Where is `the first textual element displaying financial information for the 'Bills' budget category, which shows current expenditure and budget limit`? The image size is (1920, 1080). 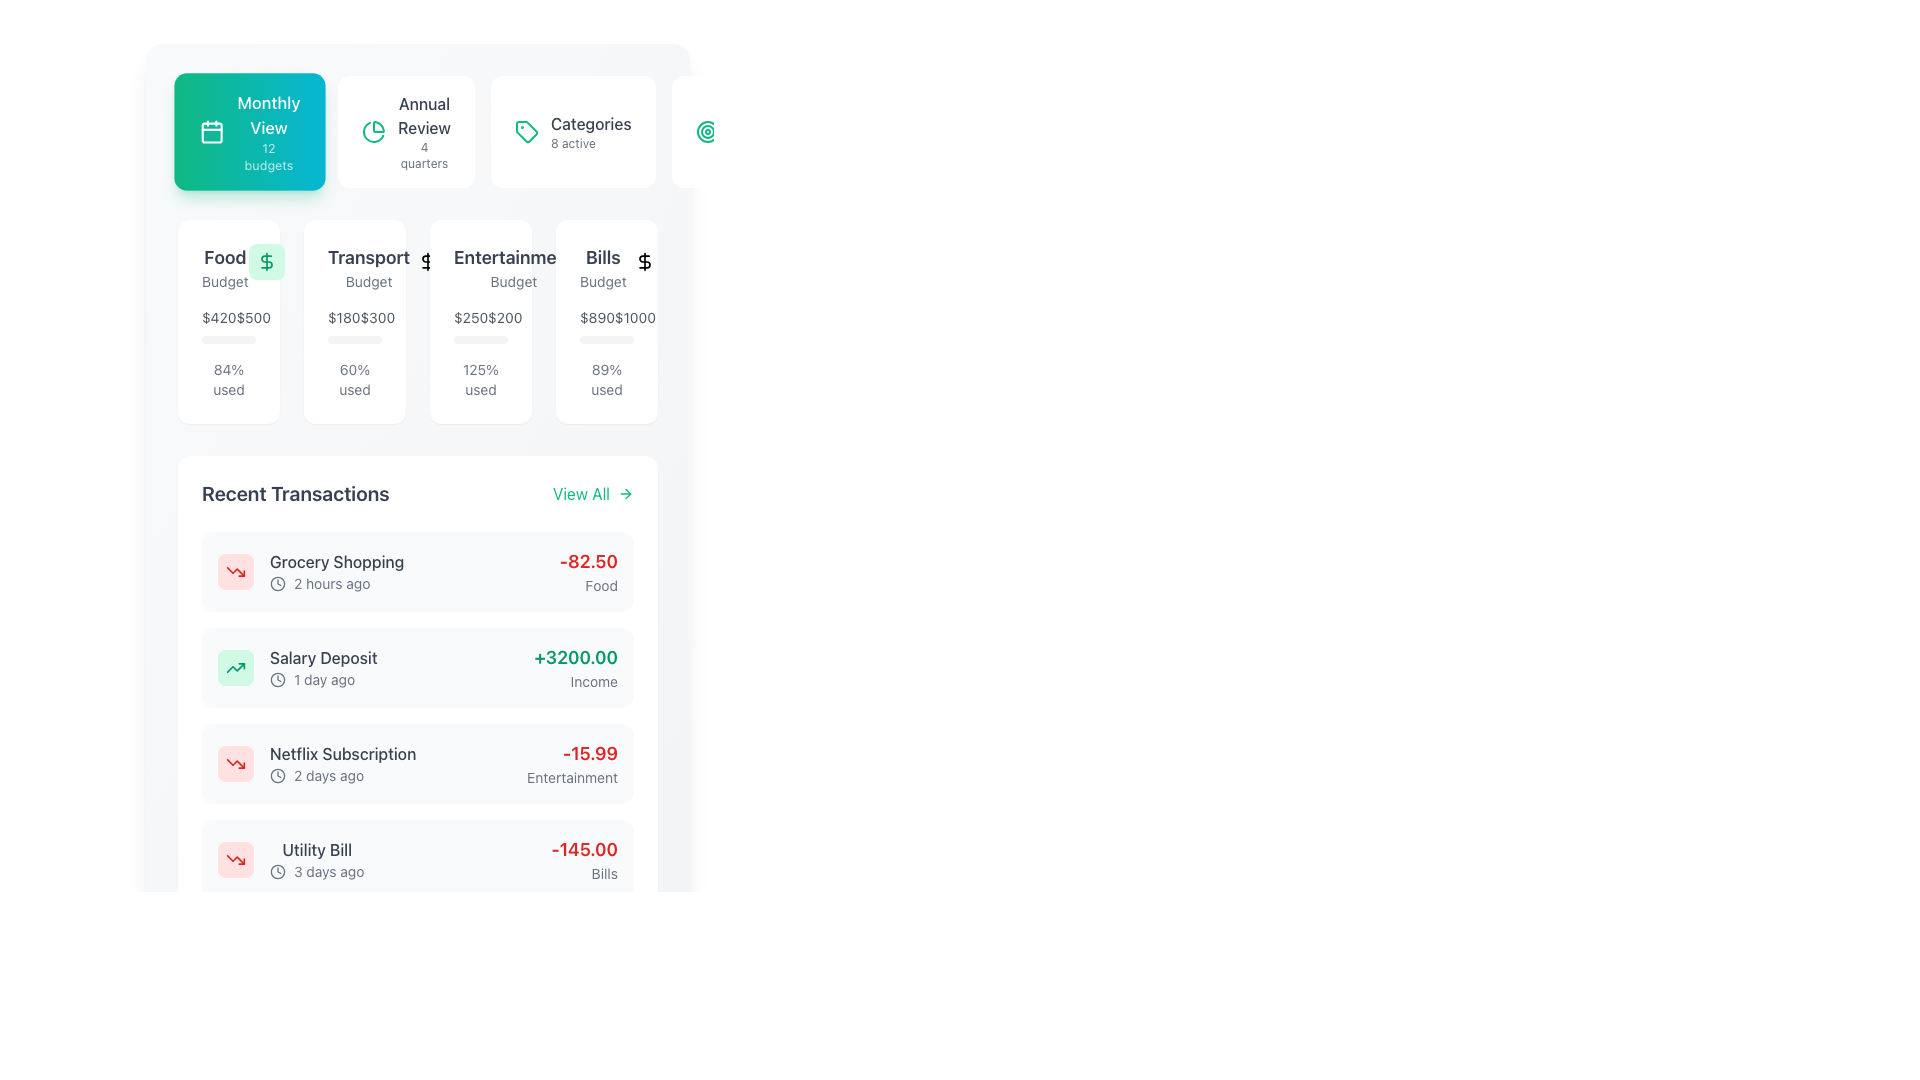
the first textual element displaying financial information for the 'Bills' budget category, which shows current expenditure and budget limit is located at coordinates (605, 316).